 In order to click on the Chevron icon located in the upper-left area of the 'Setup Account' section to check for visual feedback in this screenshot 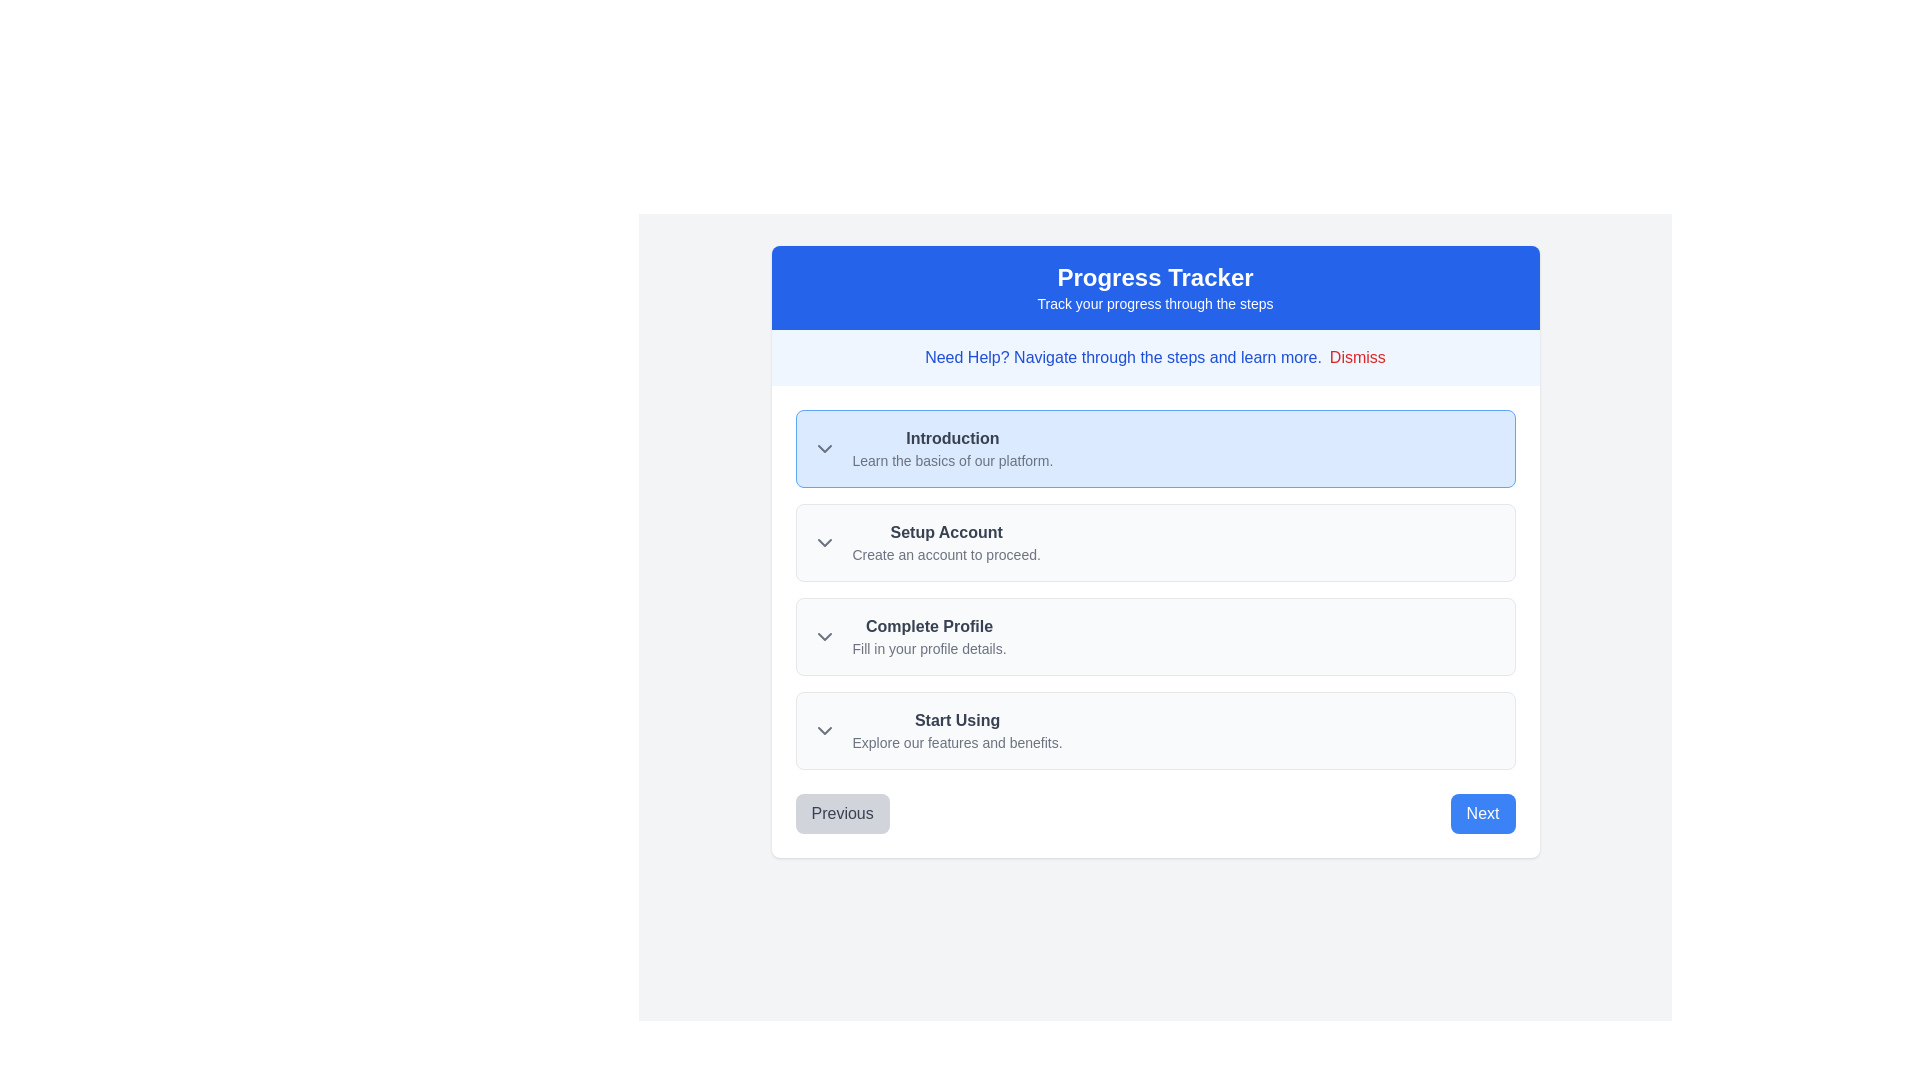, I will do `click(824, 543)`.